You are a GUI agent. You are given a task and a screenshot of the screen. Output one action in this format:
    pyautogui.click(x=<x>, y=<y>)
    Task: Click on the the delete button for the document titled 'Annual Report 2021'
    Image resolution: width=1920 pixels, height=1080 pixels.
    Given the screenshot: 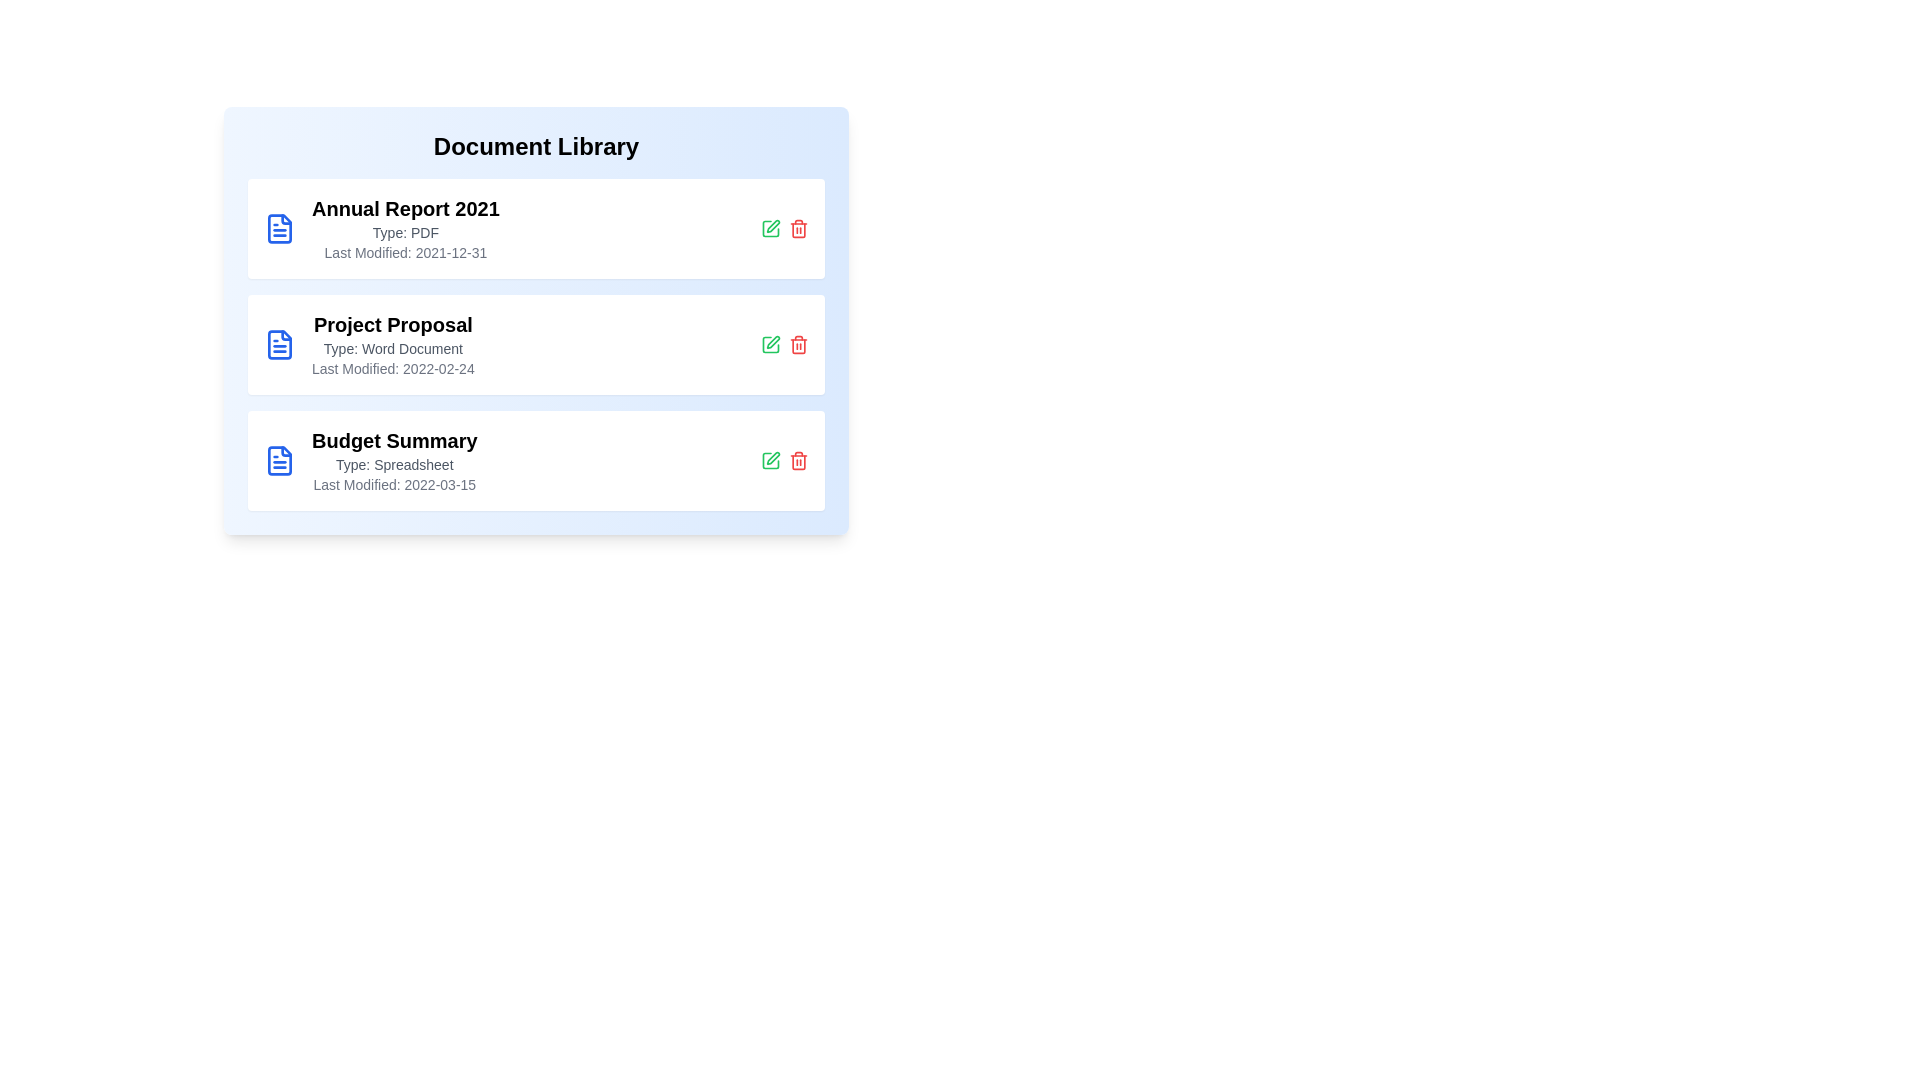 What is the action you would take?
    pyautogui.click(x=797, y=227)
    